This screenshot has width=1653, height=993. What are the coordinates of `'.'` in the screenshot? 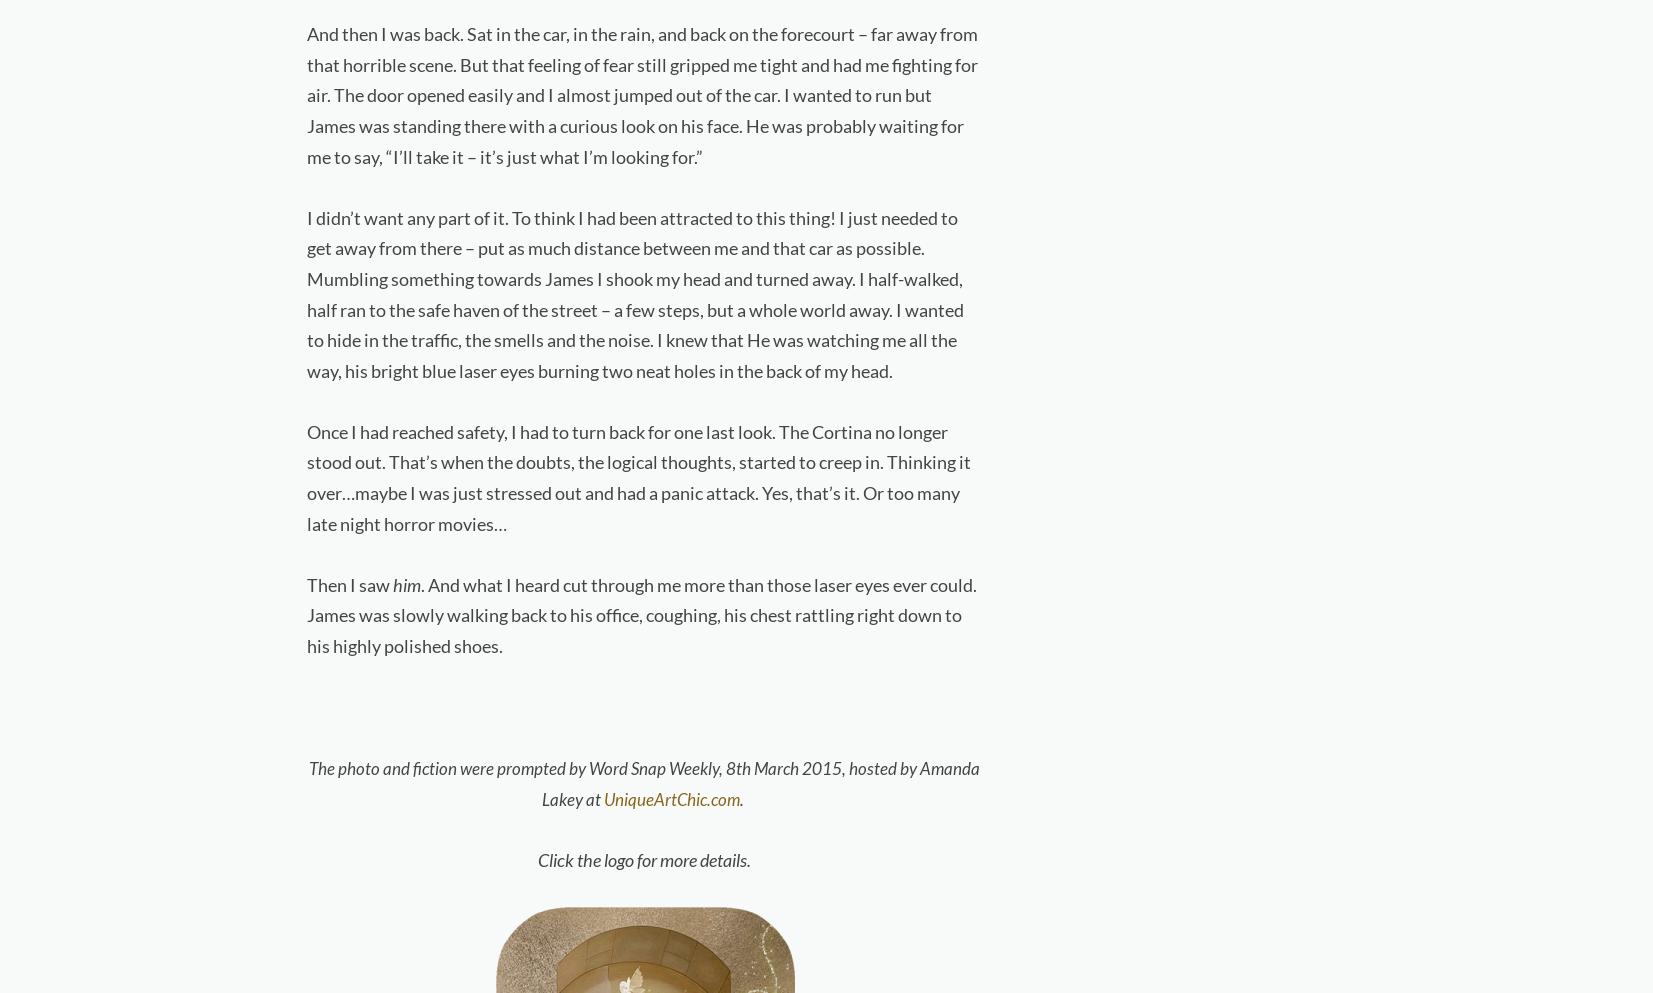 It's located at (742, 798).